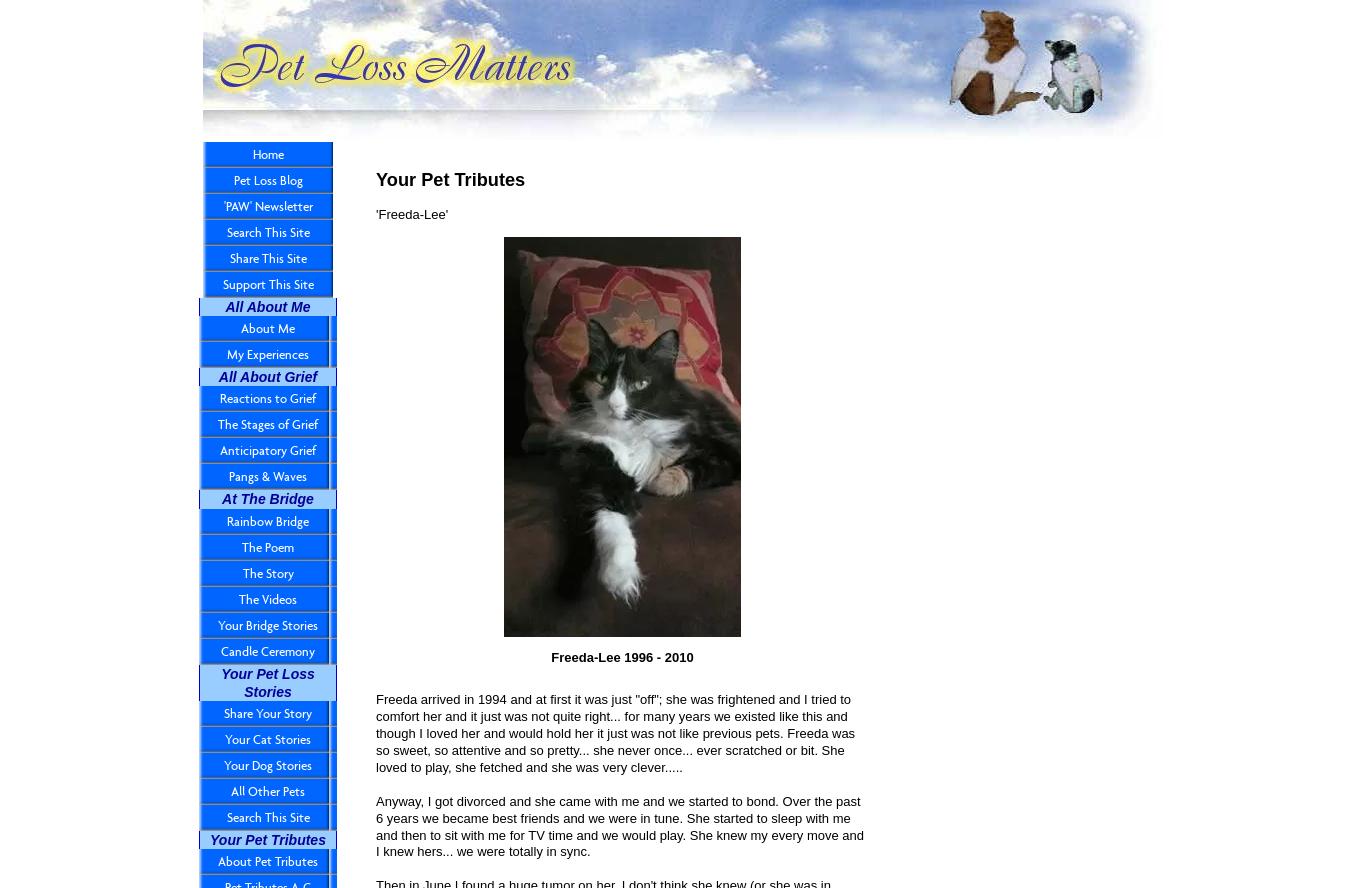  I want to click on 'Pangs & Waves', so click(268, 476).